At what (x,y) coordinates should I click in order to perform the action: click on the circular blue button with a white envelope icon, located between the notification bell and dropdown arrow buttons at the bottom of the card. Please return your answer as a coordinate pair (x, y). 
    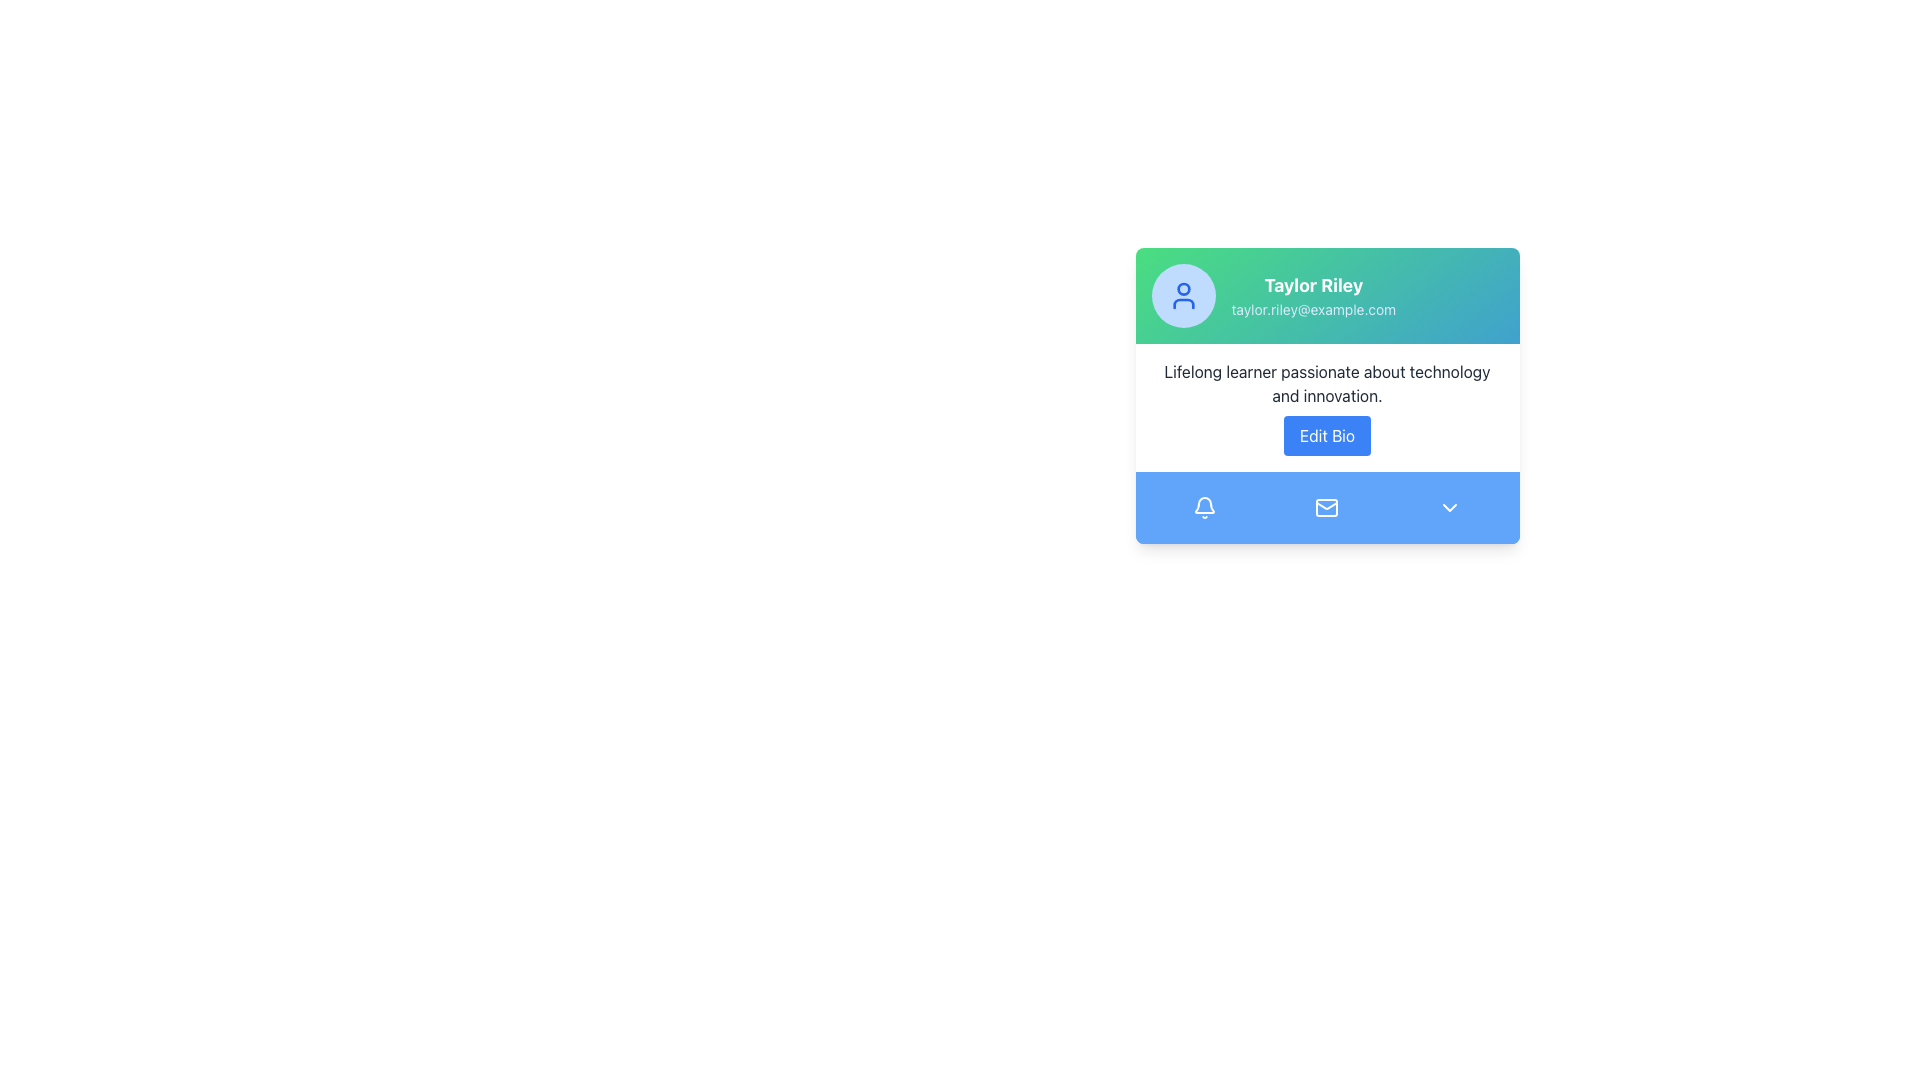
    Looking at the image, I should click on (1327, 507).